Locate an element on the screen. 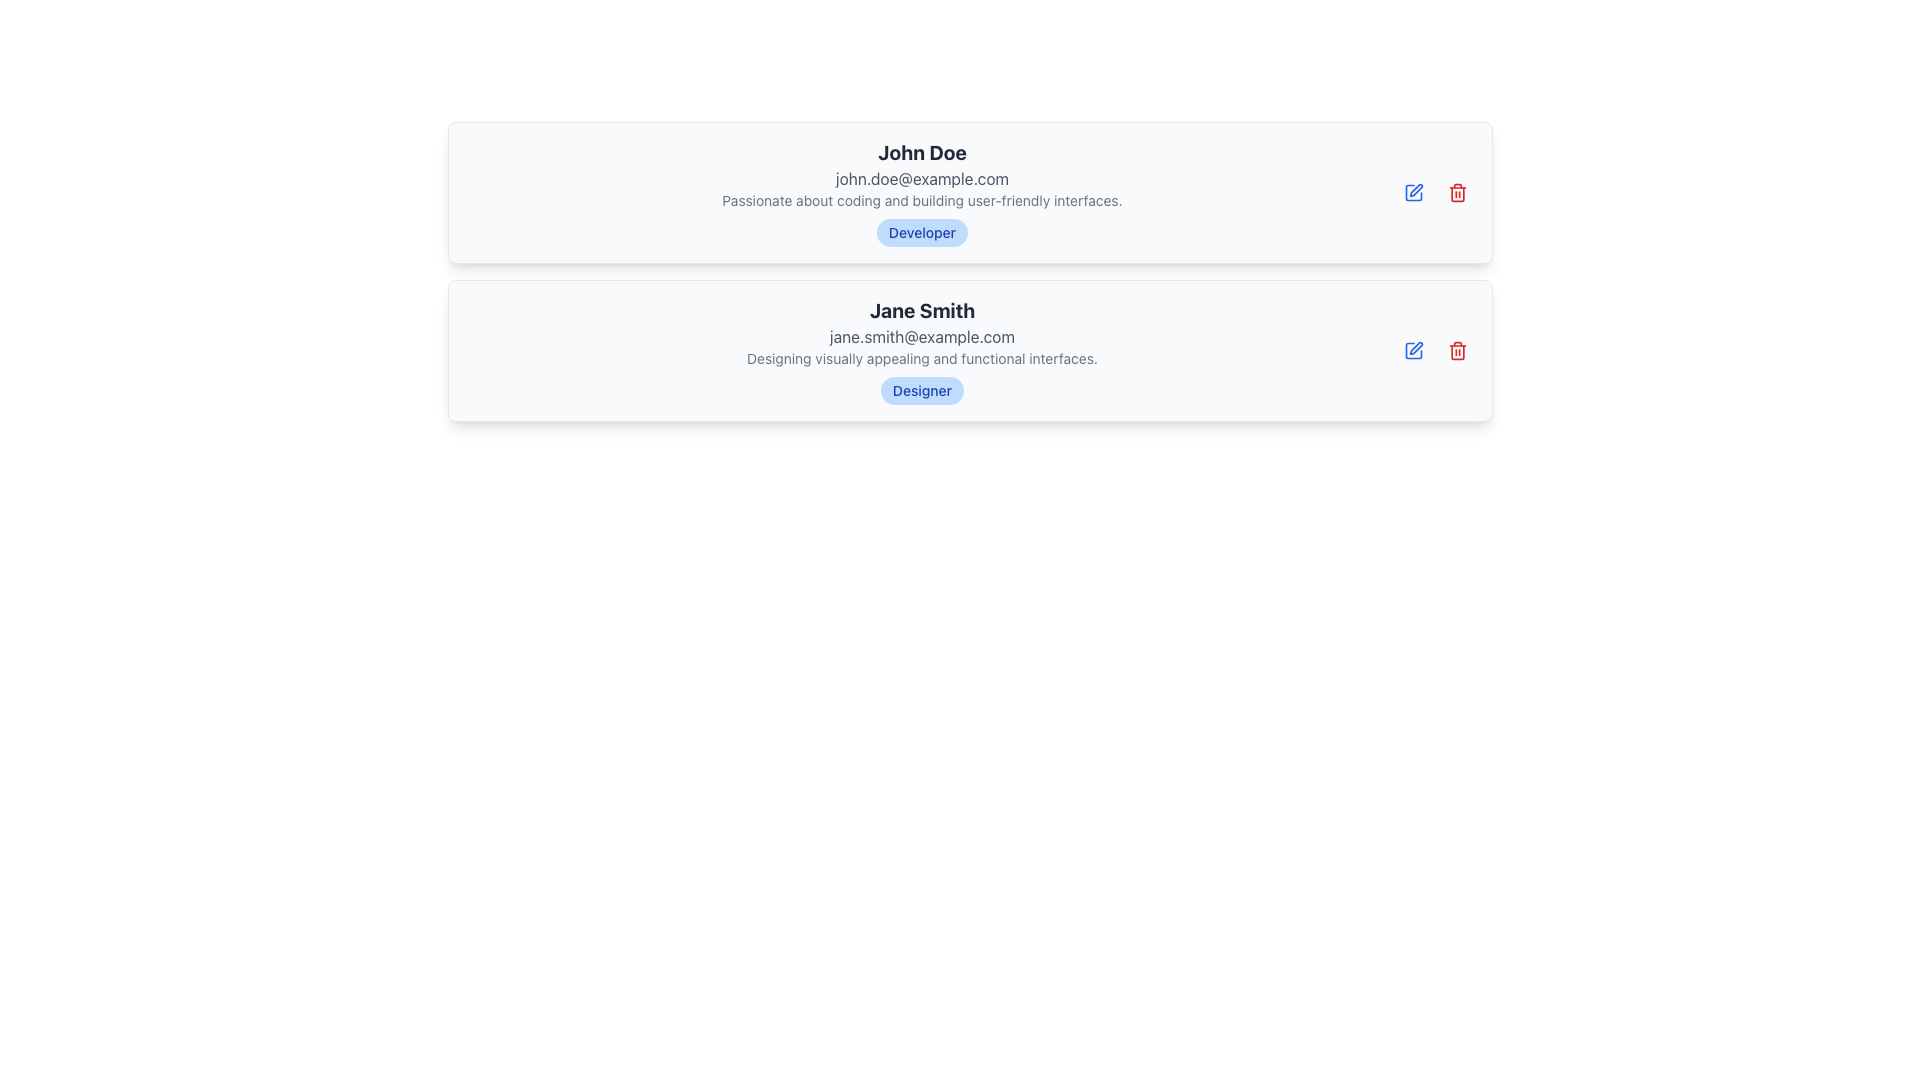 The height and width of the screenshot is (1080, 1920). the text element styled in gray, located below the email address and above the 'Developer' badge, which reads: 'Passionate about coding and building user-friendly interfaces.' is located at coordinates (921, 200).